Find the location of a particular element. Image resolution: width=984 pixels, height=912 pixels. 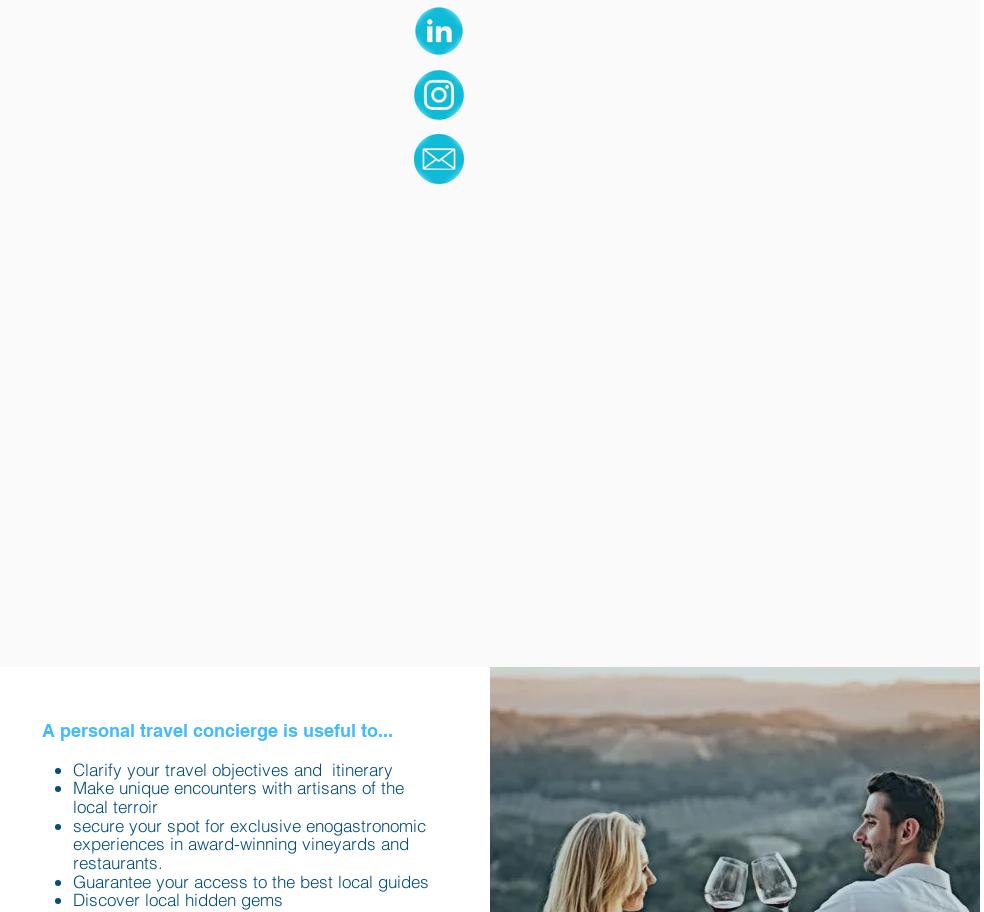

'Clarify' is located at coordinates (95, 768).